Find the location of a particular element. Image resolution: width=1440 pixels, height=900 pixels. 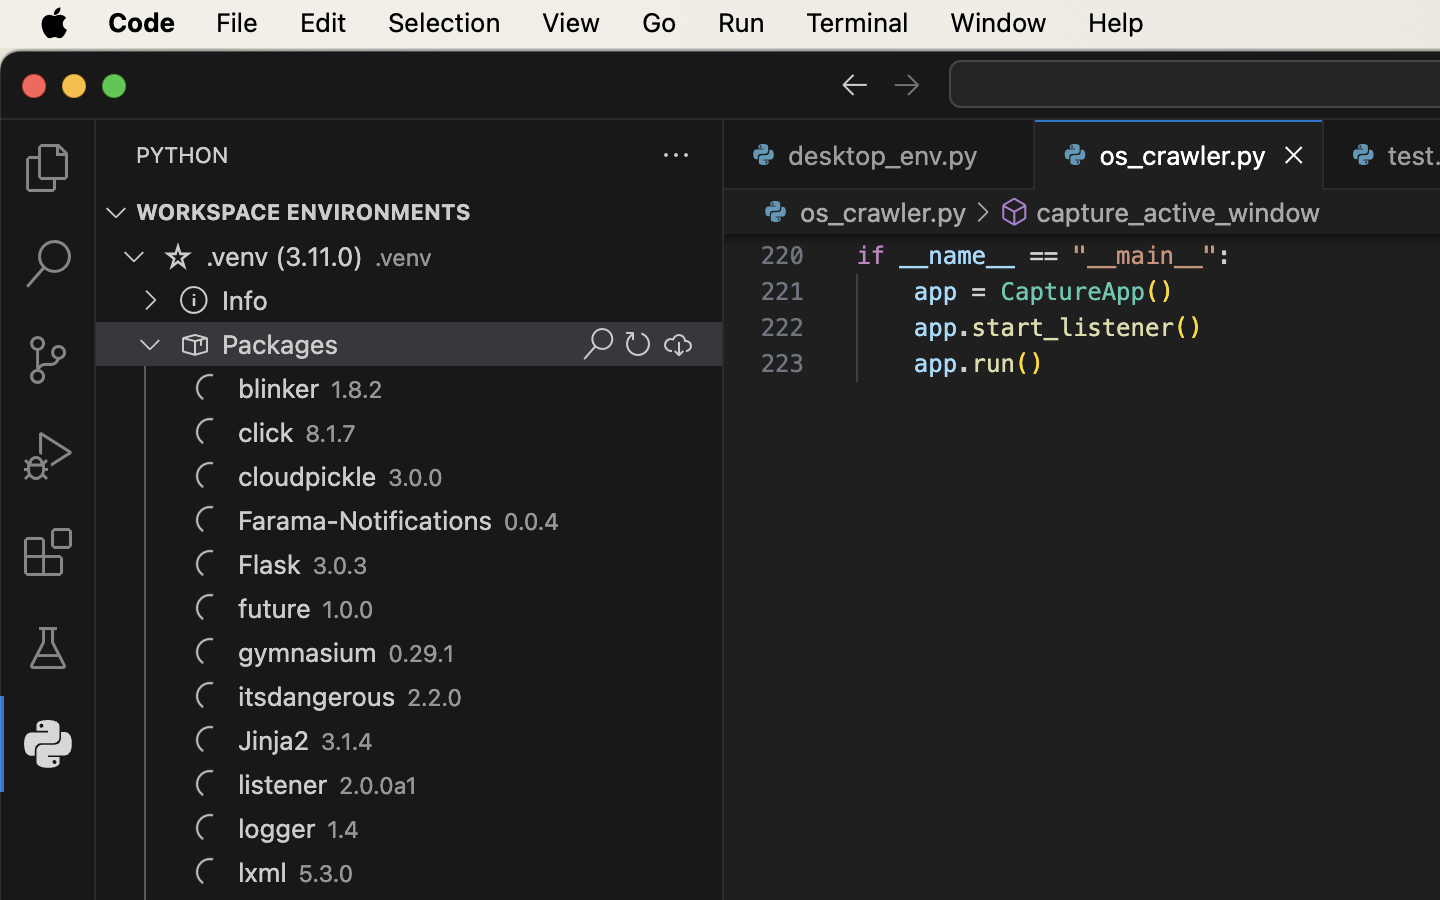

'Info' is located at coordinates (243, 299).